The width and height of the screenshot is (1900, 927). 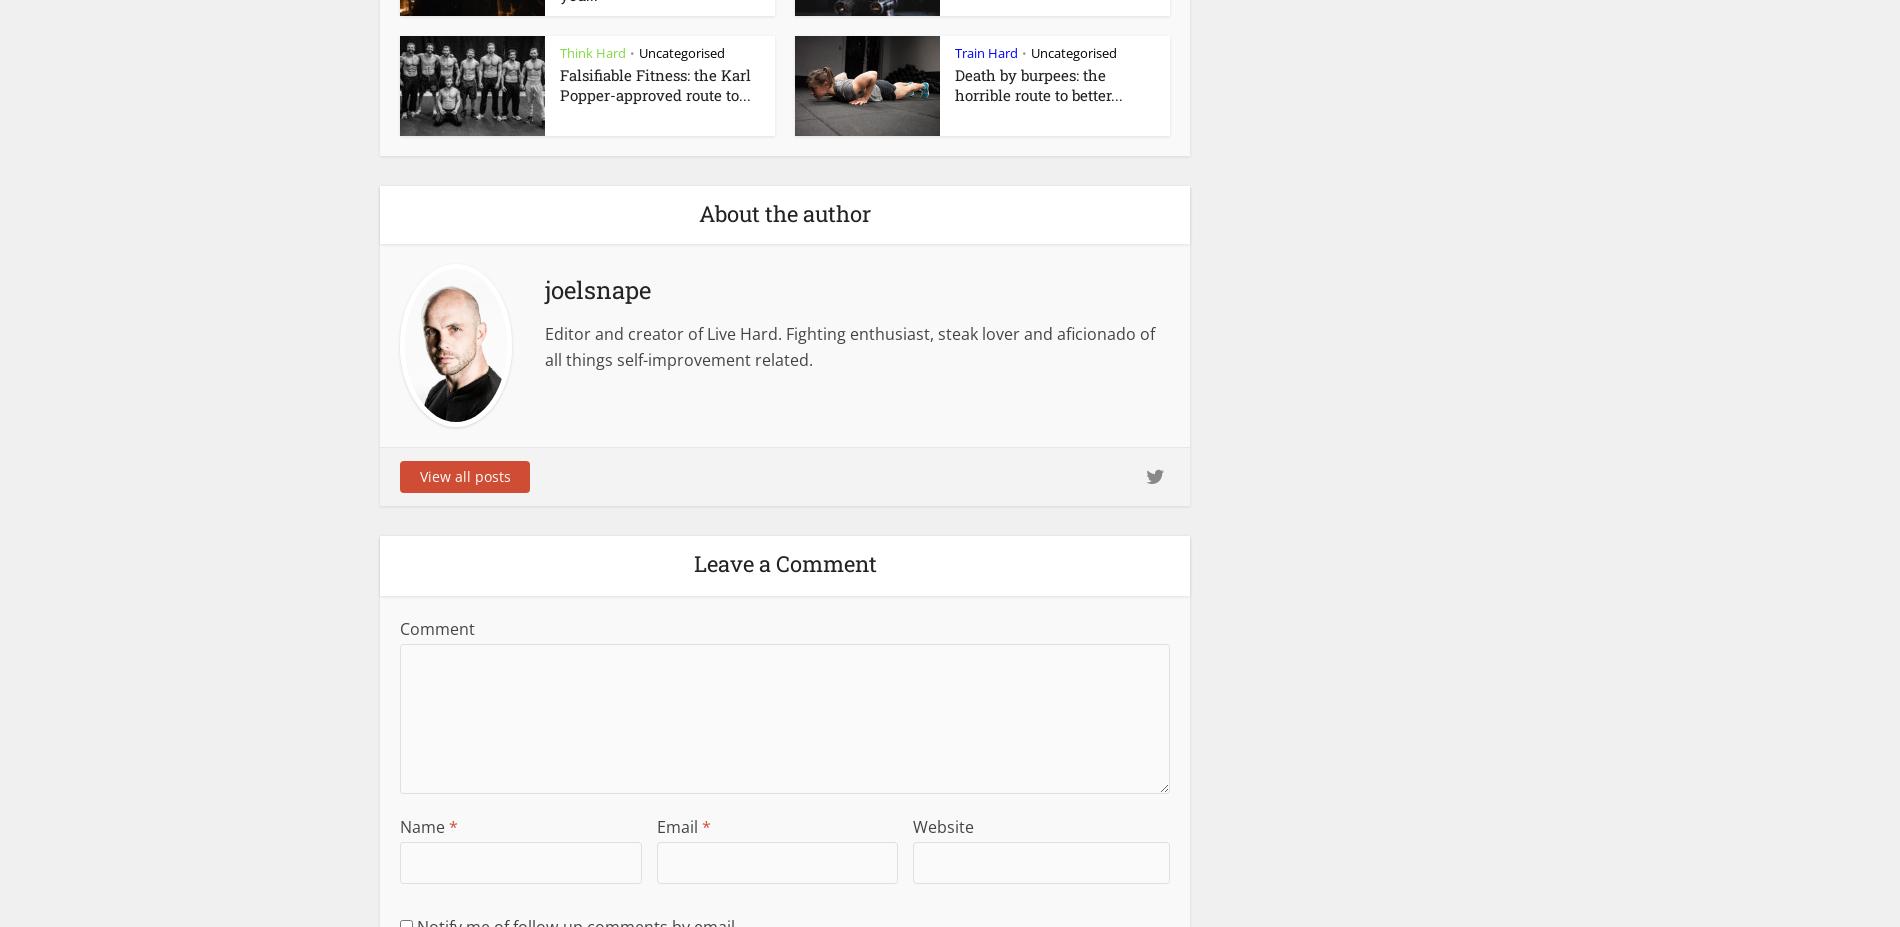 What do you see at coordinates (911, 826) in the screenshot?
I see `'Website'` at bounding box center [911, 826].